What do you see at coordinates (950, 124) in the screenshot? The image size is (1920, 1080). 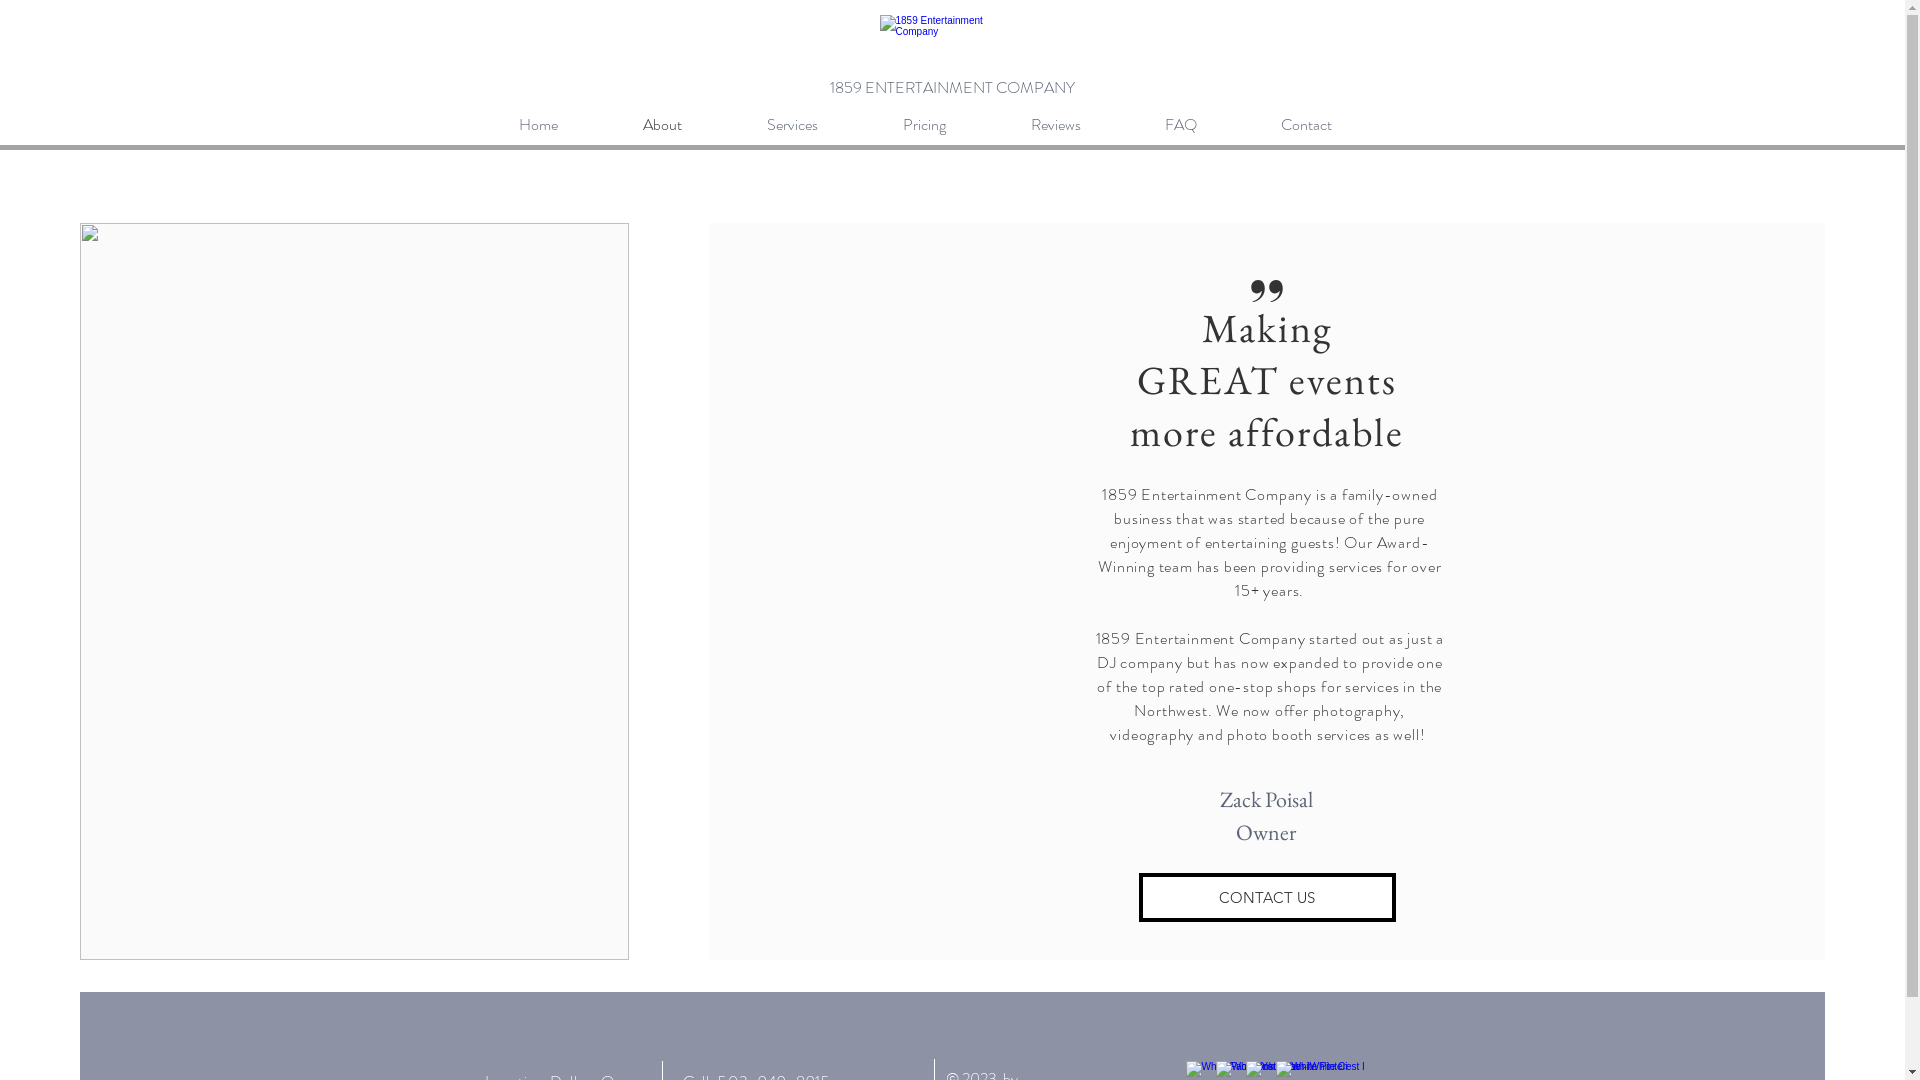 I see `'Pricing'` at bounding box center [950, 124].